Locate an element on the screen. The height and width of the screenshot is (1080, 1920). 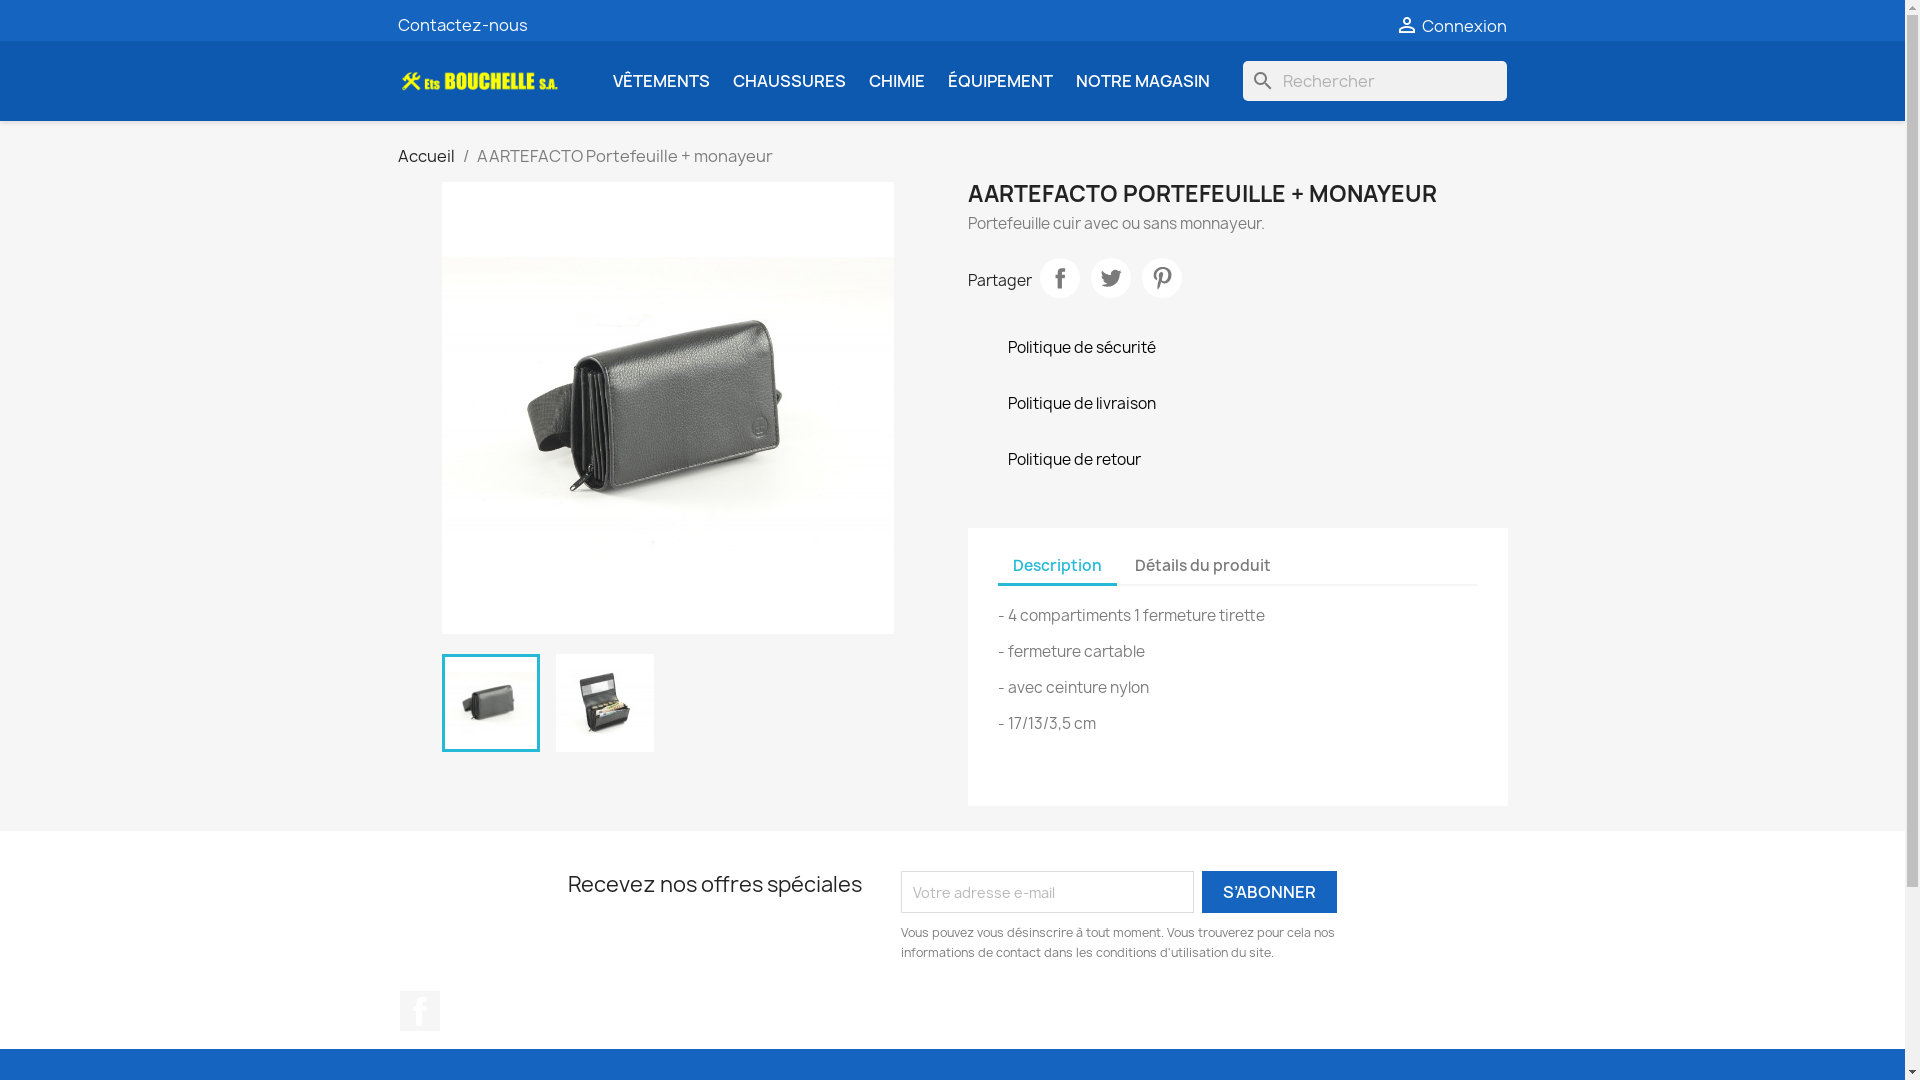
'Contactez-nous' is located at coordinates (461, 24).